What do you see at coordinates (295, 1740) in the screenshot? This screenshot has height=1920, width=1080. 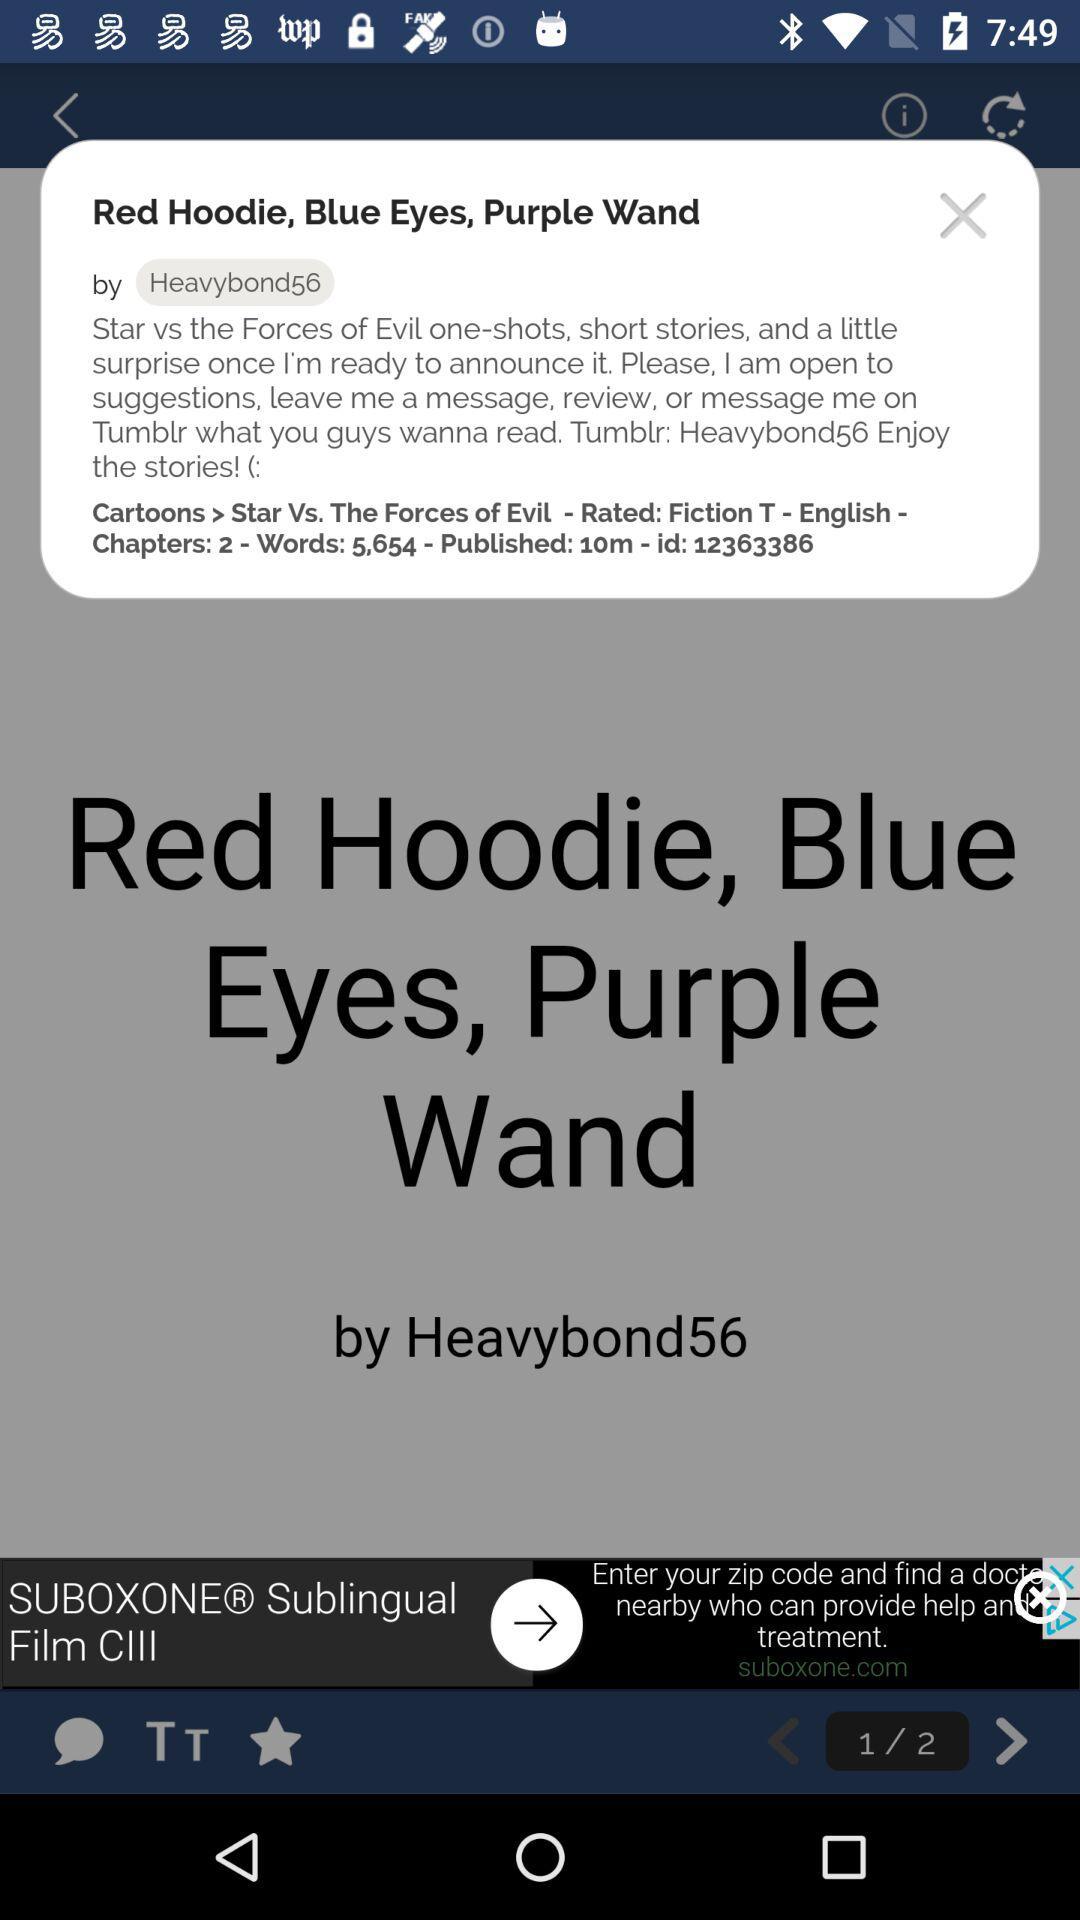 I see `story to favorites` at bounding box center [295, 1740].